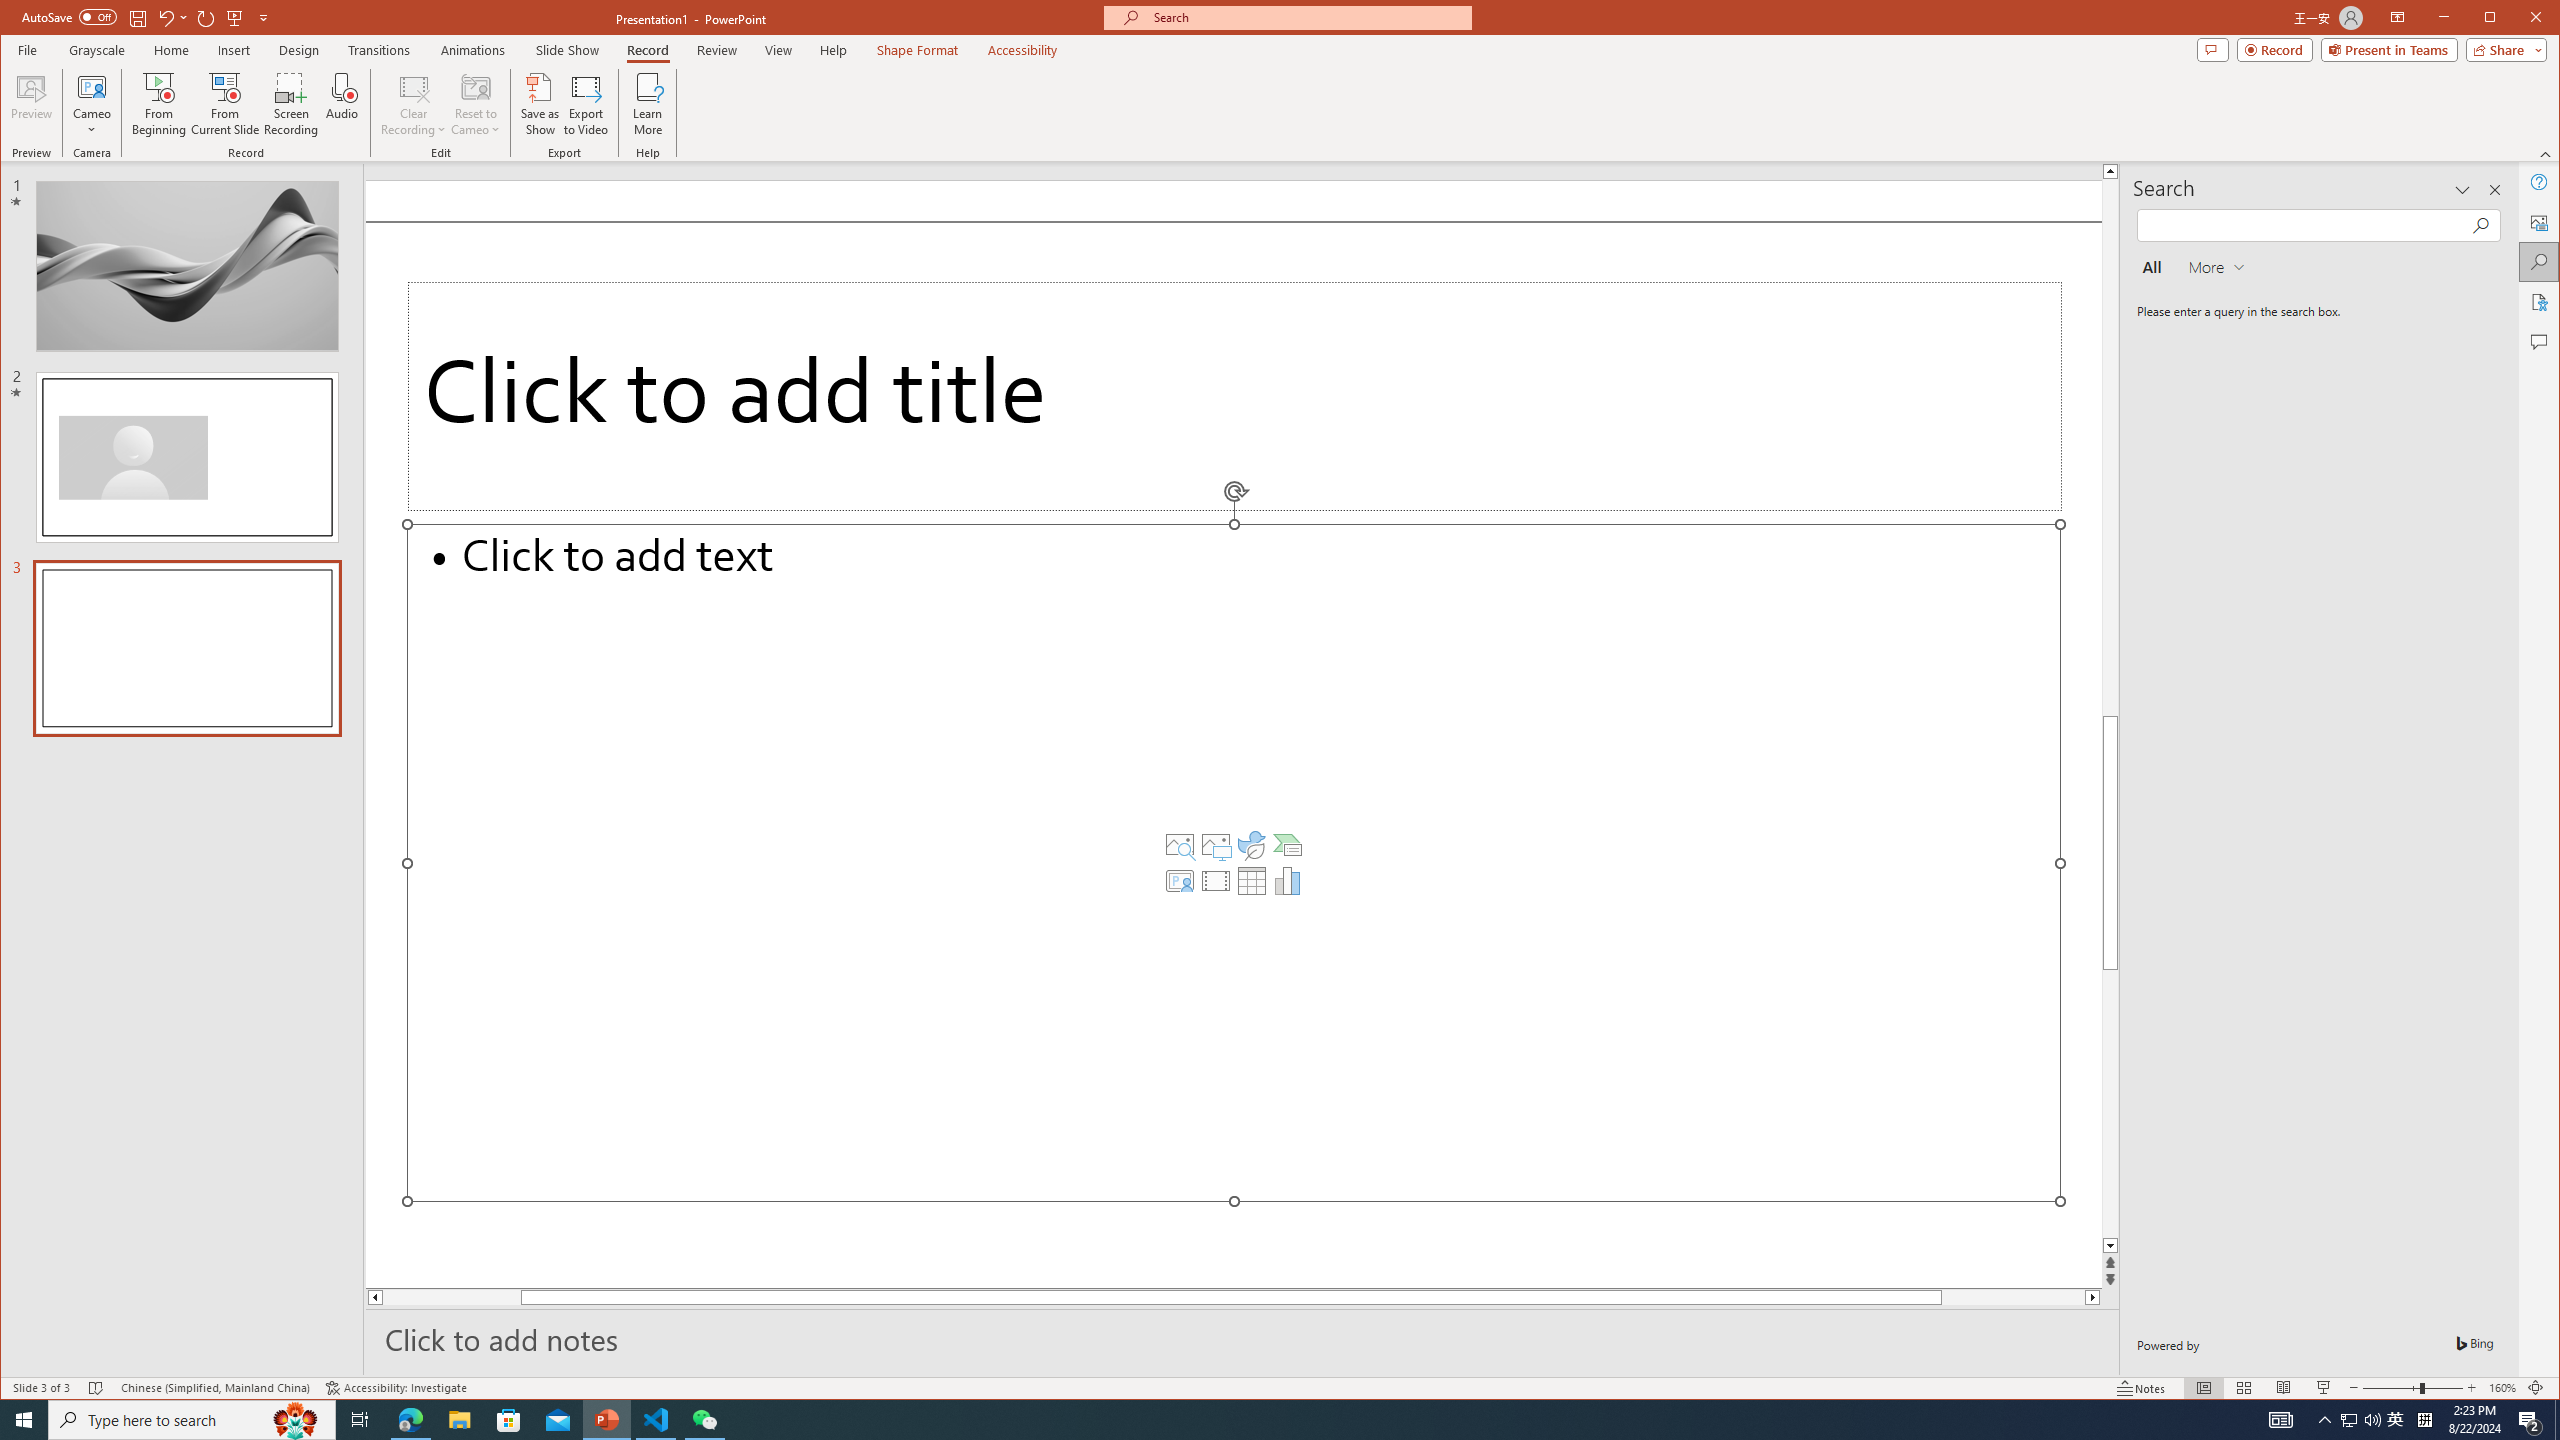 The image size is (2560, 1440). I want to click on 'Insert Cameo', so click(1179, 880).